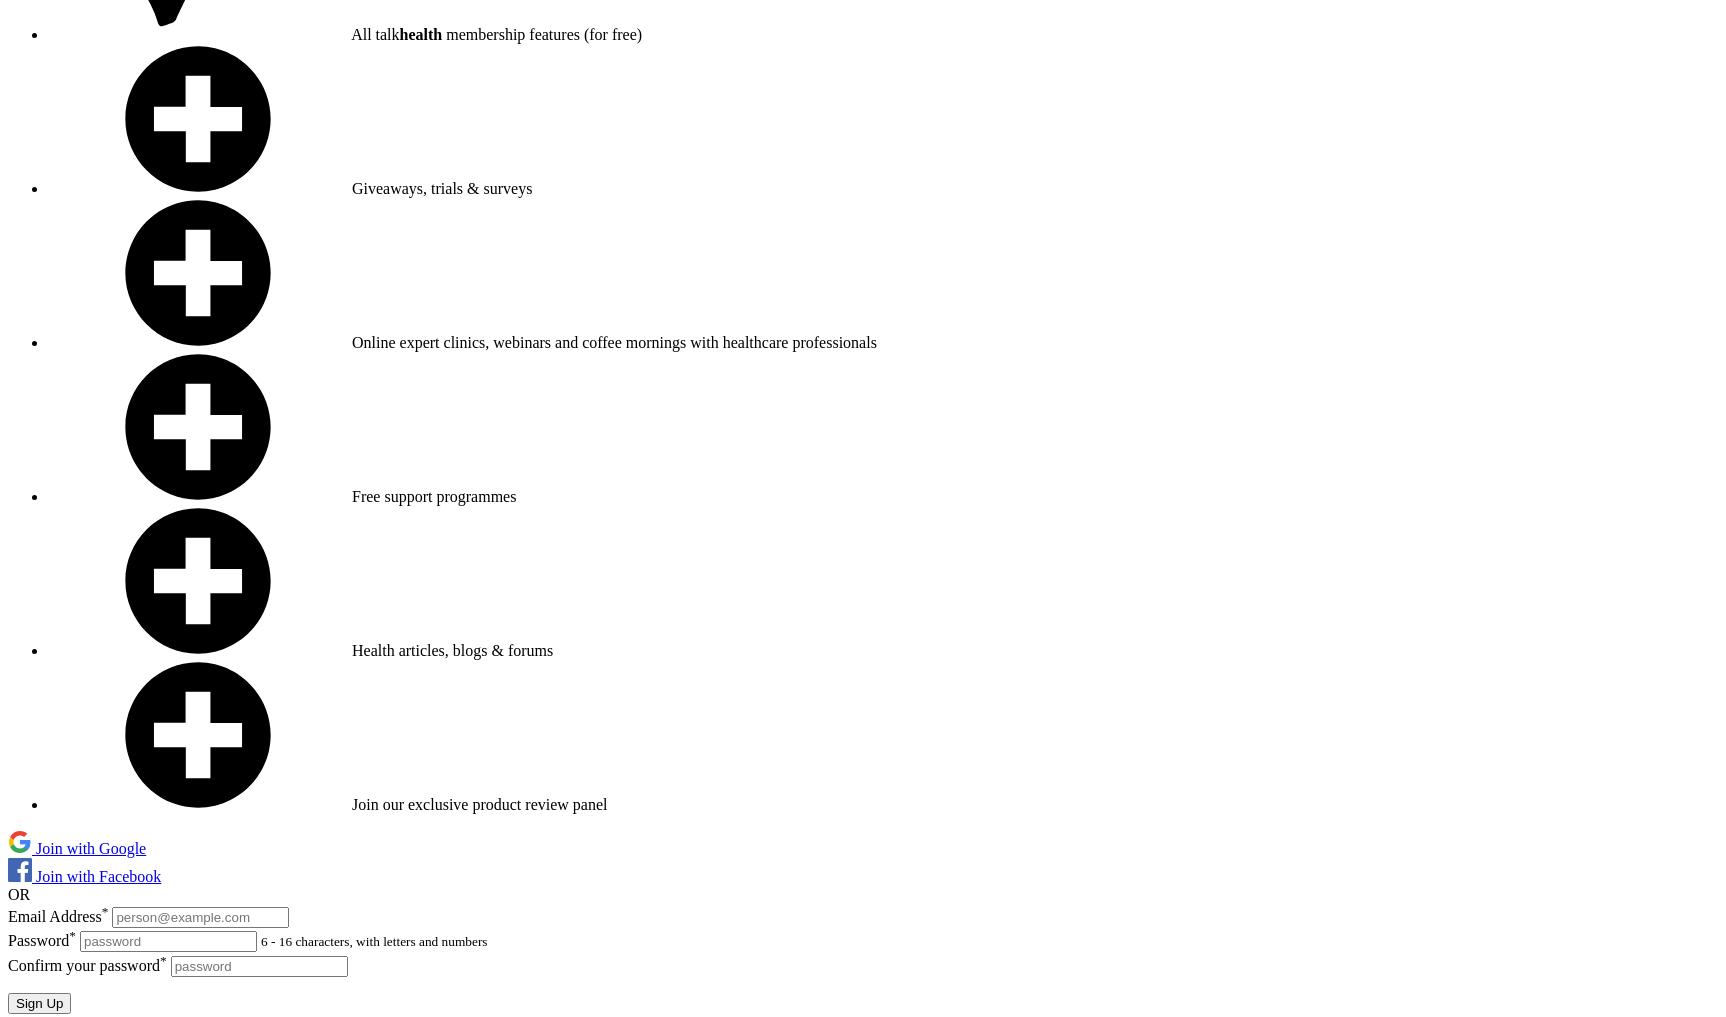 The width and height of the screenshot is (1726, 1017). Describe the element at coordinates (83, 964) in the screenshot. I see `'Confirm your password'` at that location.